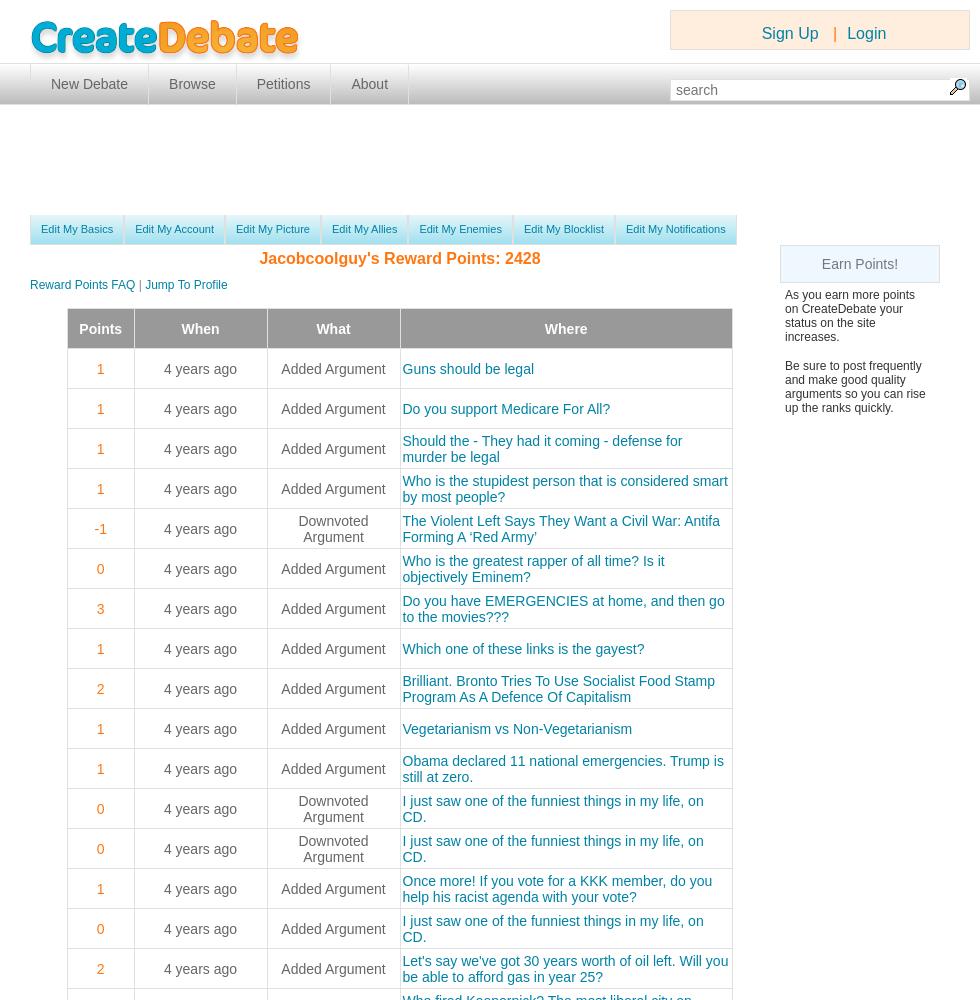 This screenshot has width=980, height=1000. I want to click on 'Where', so click(543, 327).